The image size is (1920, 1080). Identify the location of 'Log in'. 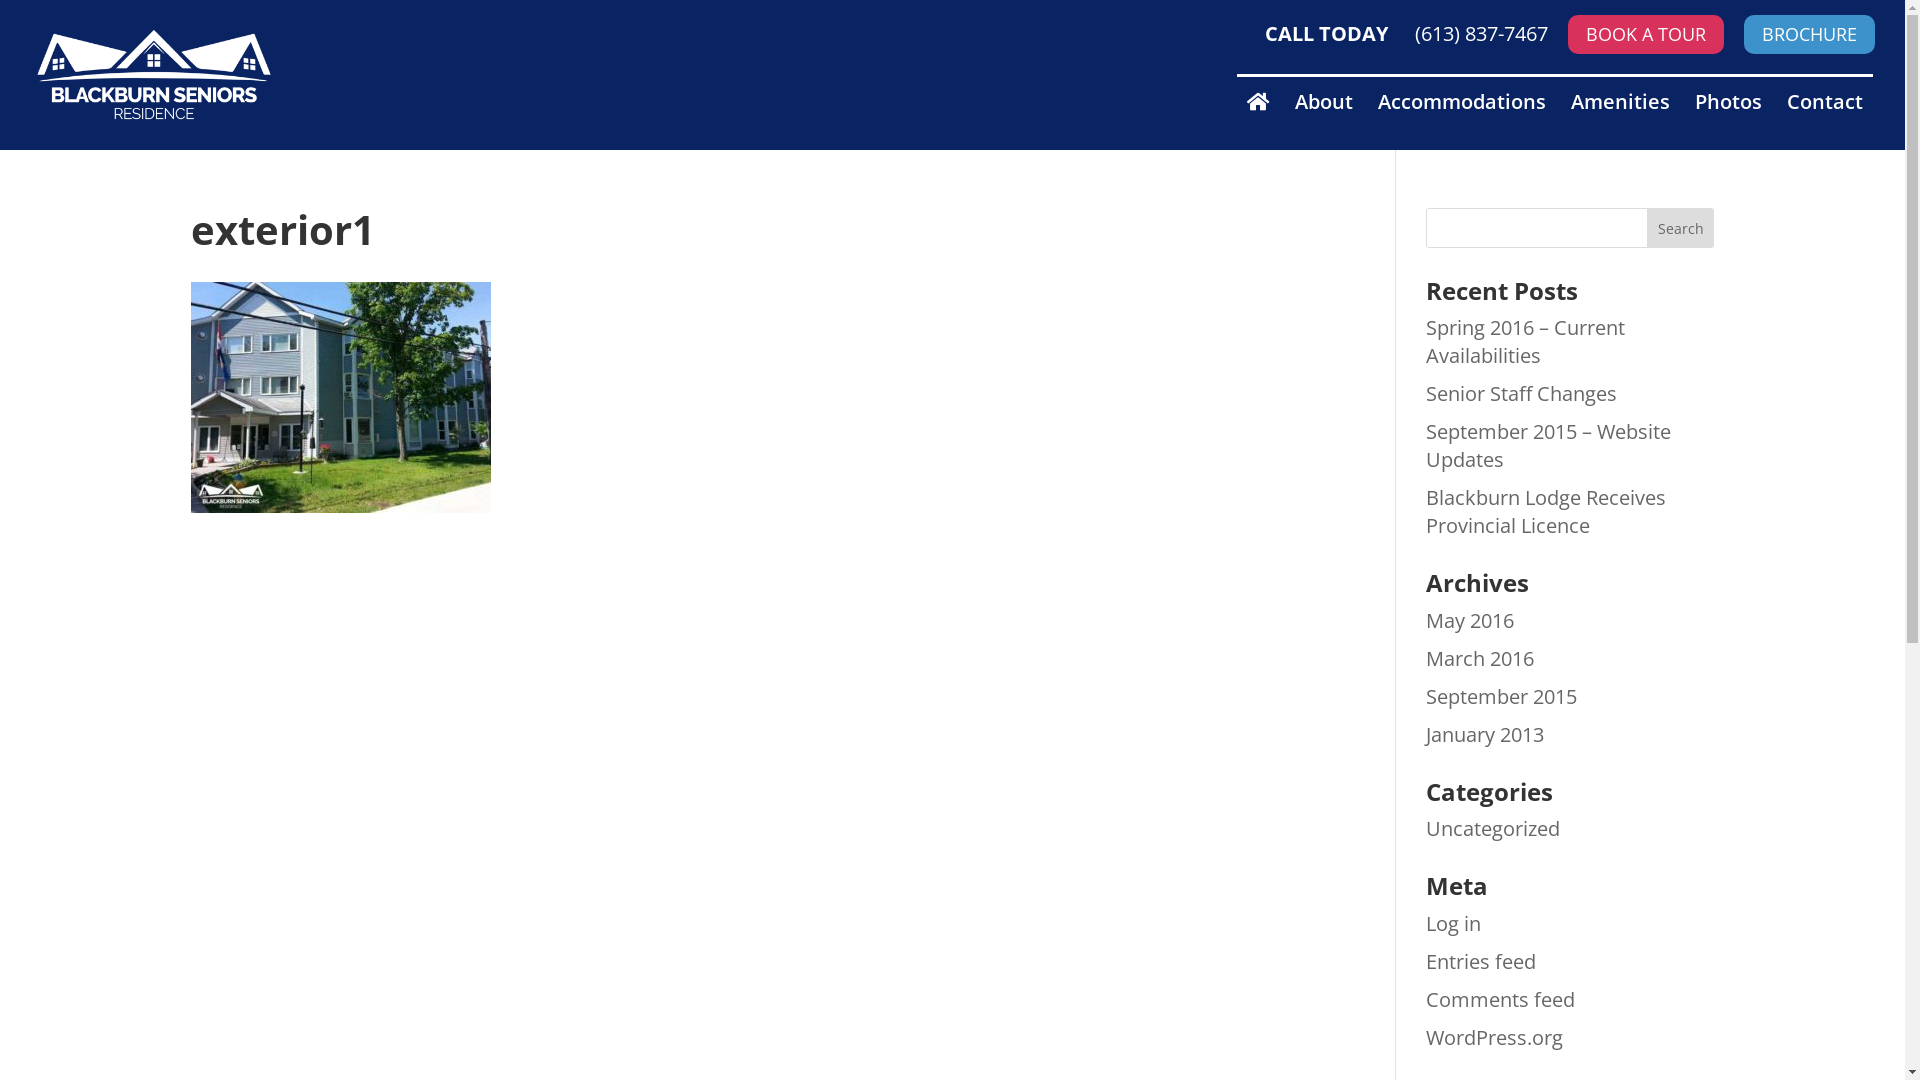
(1453, 923).